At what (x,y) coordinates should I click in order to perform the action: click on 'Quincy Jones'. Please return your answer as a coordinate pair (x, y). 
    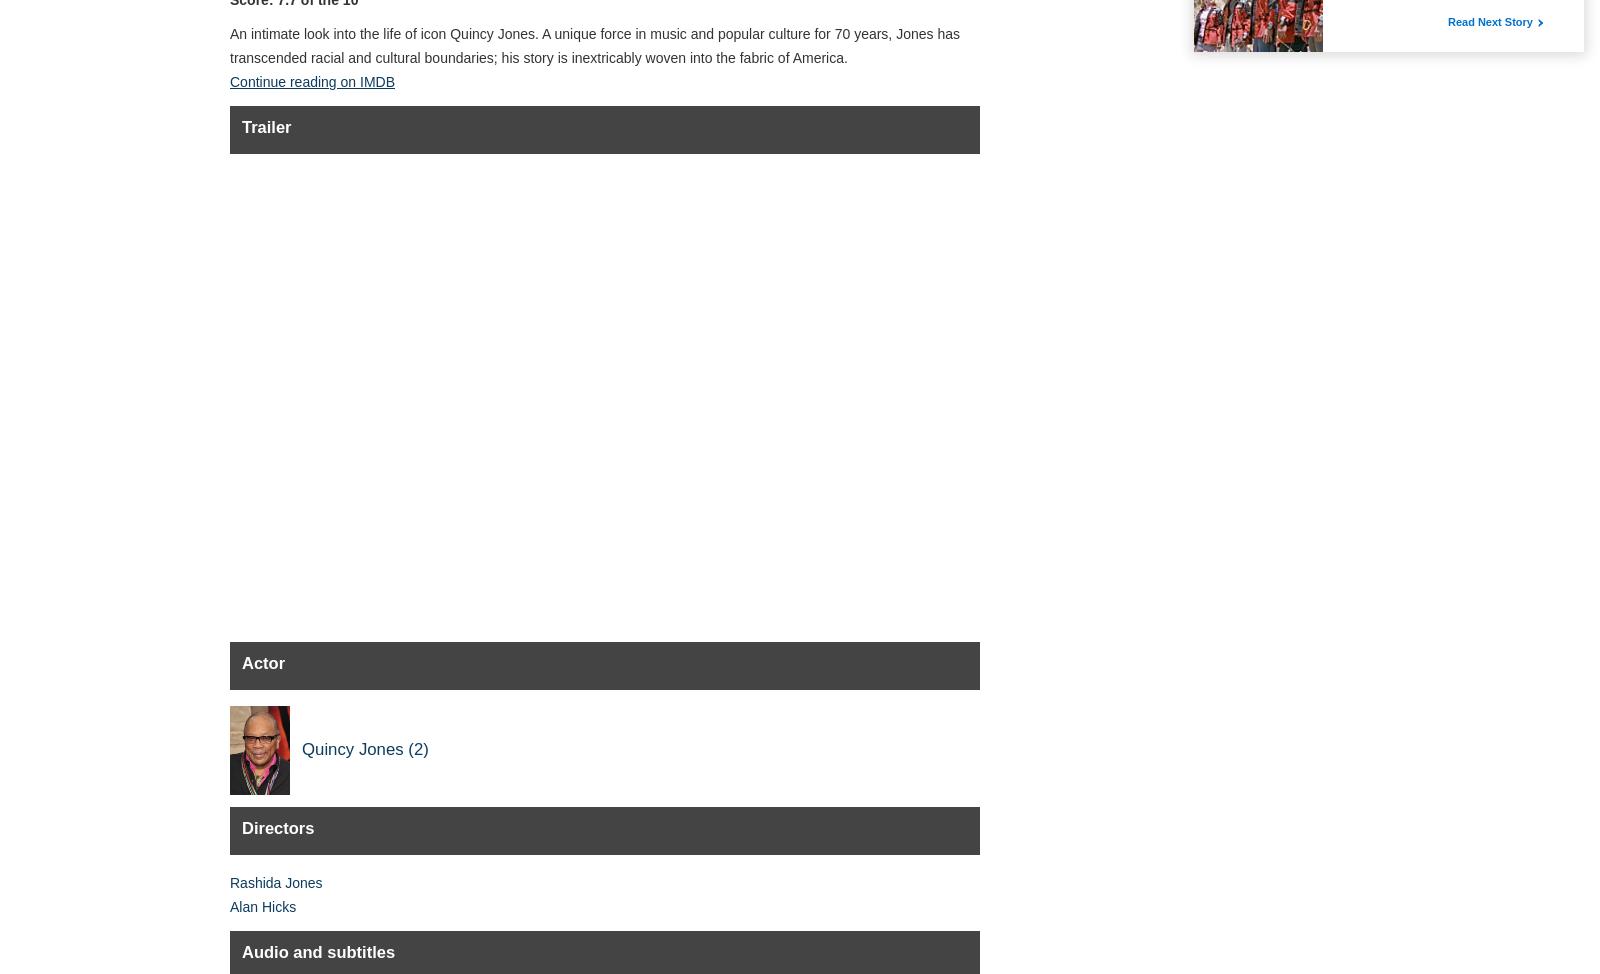
    Looking at the image, I should click on (352, 748).